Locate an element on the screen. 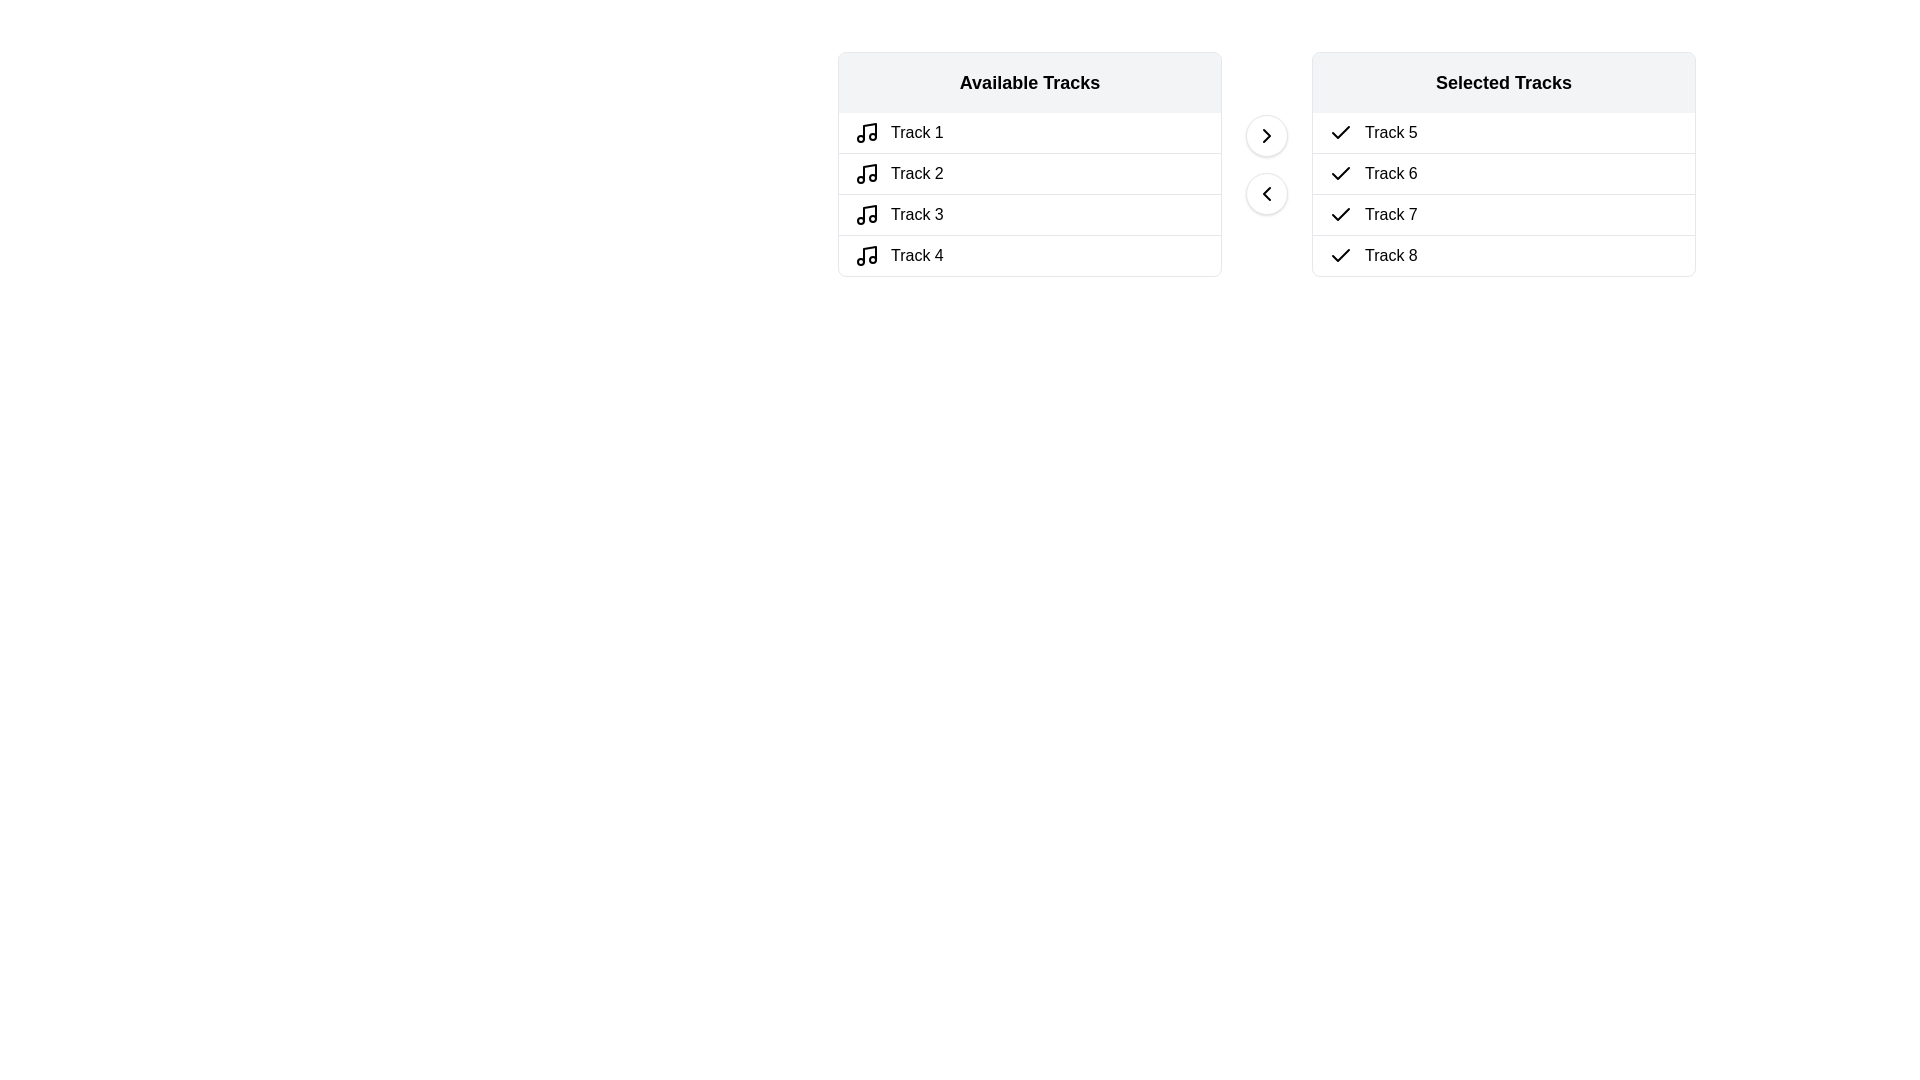 This screenshot has height=1080, width=1920. the checkmark icon that indicates the active state for 'Track 7' in the 'Selected Tracks' column is located at coordinates (1340, 214).